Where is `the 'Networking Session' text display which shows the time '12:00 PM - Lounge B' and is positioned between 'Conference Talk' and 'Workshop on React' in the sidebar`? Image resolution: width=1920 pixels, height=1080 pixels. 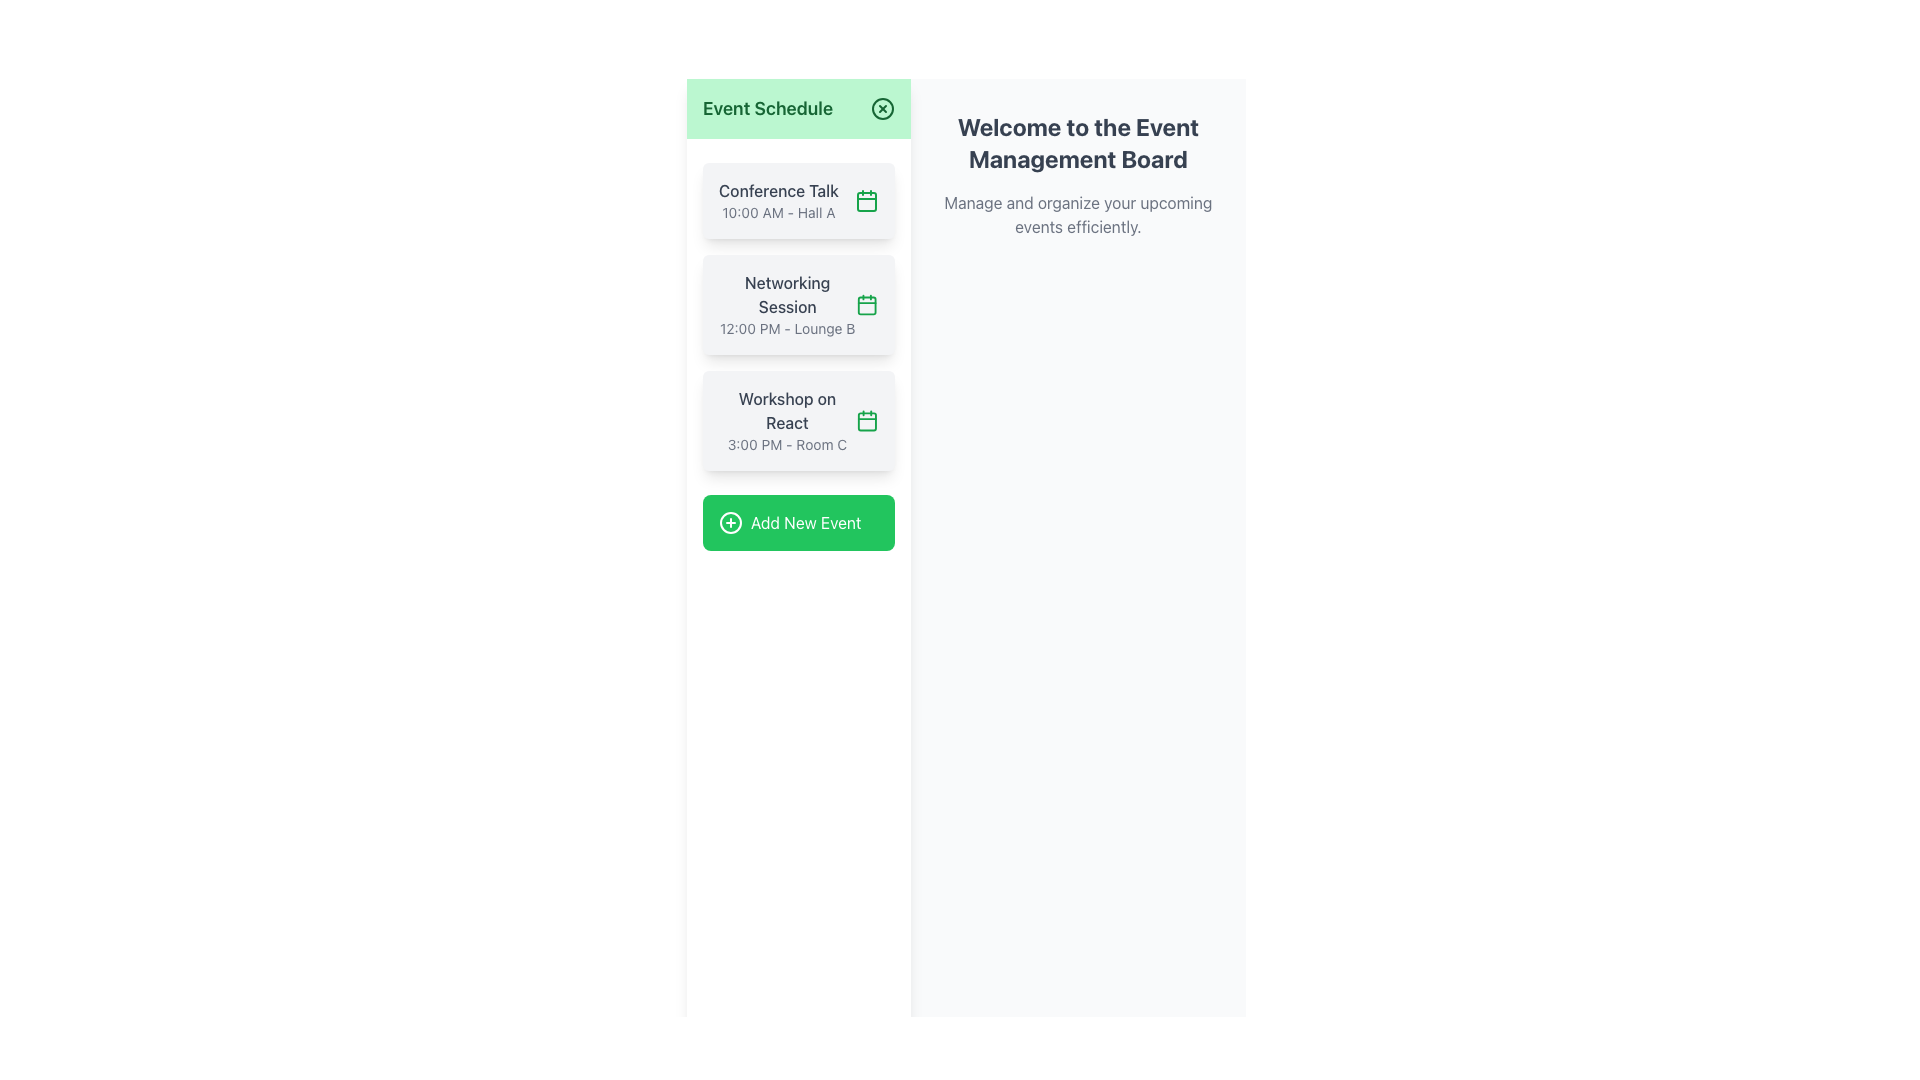 the 'Networking Session' text display which shows the time '12:00 PM - Lounge B' and is positioned between 'Conference Talk' and 'Workshop on React' in the sidebar is located at coordinates (786, 304).